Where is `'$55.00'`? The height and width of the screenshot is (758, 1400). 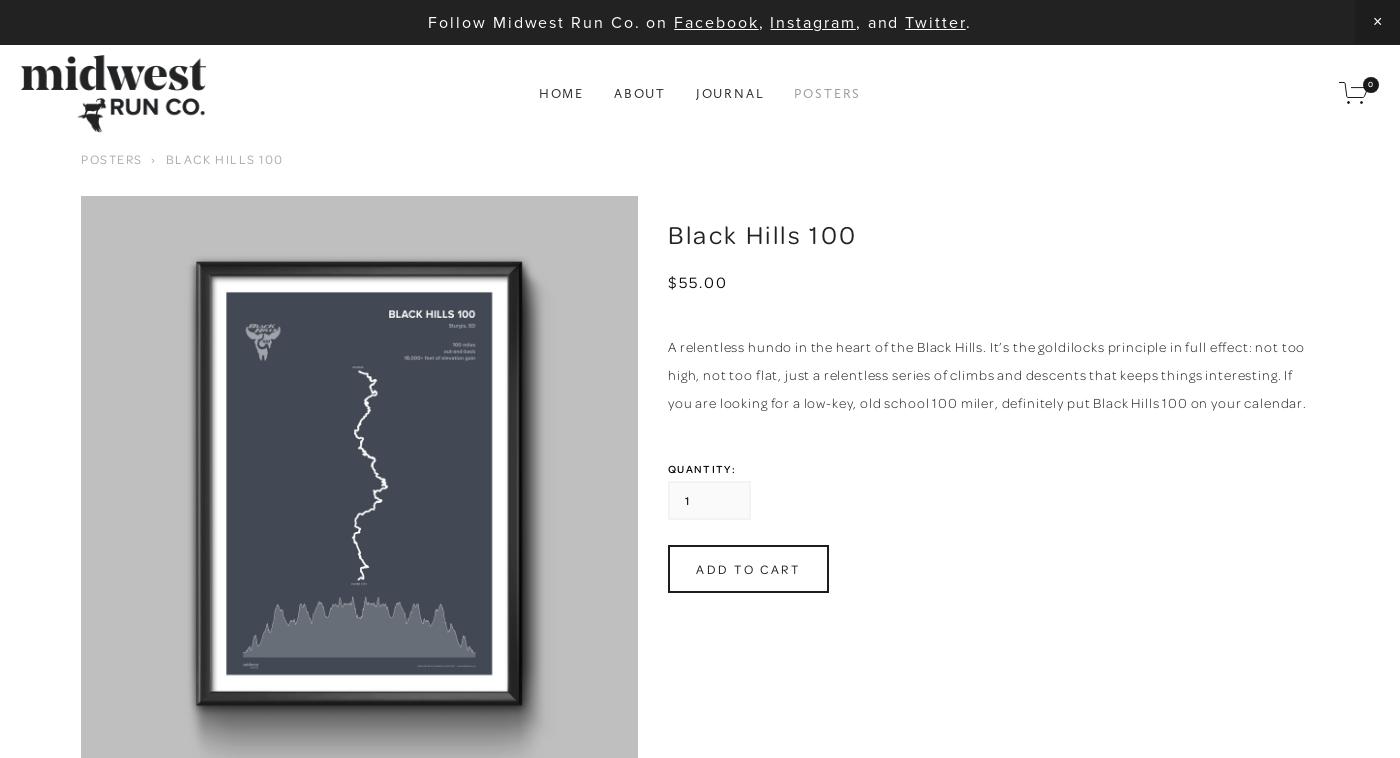
'$55.00' is located at coordinates (697, 281).